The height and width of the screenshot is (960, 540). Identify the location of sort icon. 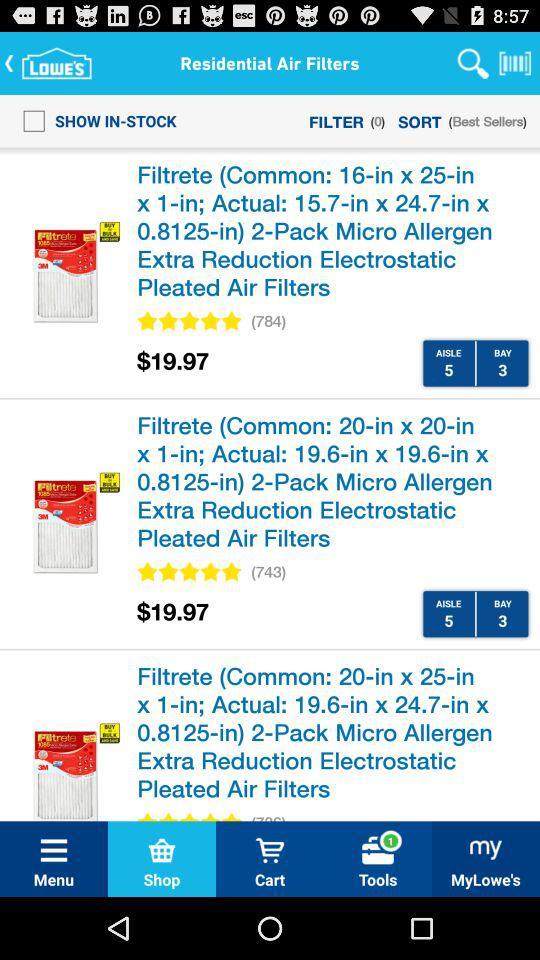
(419, 120).